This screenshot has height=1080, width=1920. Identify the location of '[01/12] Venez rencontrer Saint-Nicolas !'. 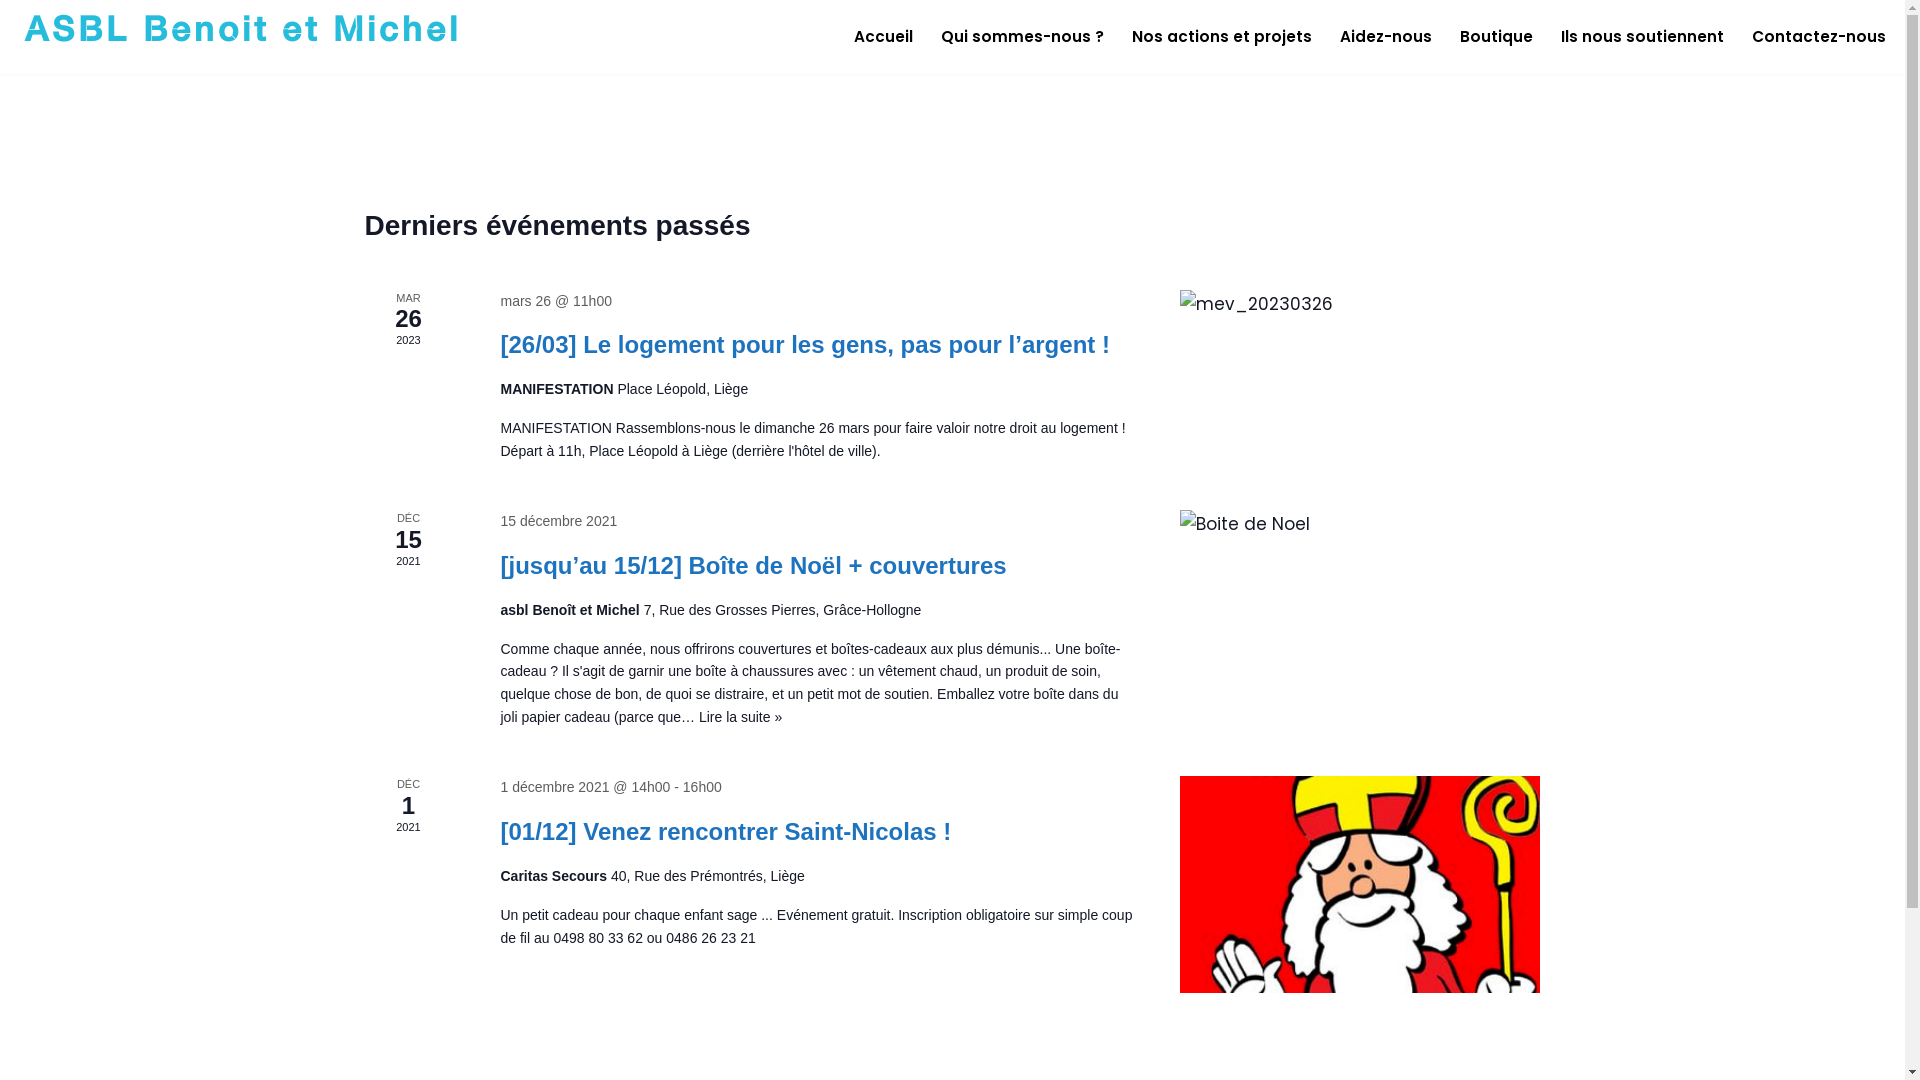
(1359, 882).